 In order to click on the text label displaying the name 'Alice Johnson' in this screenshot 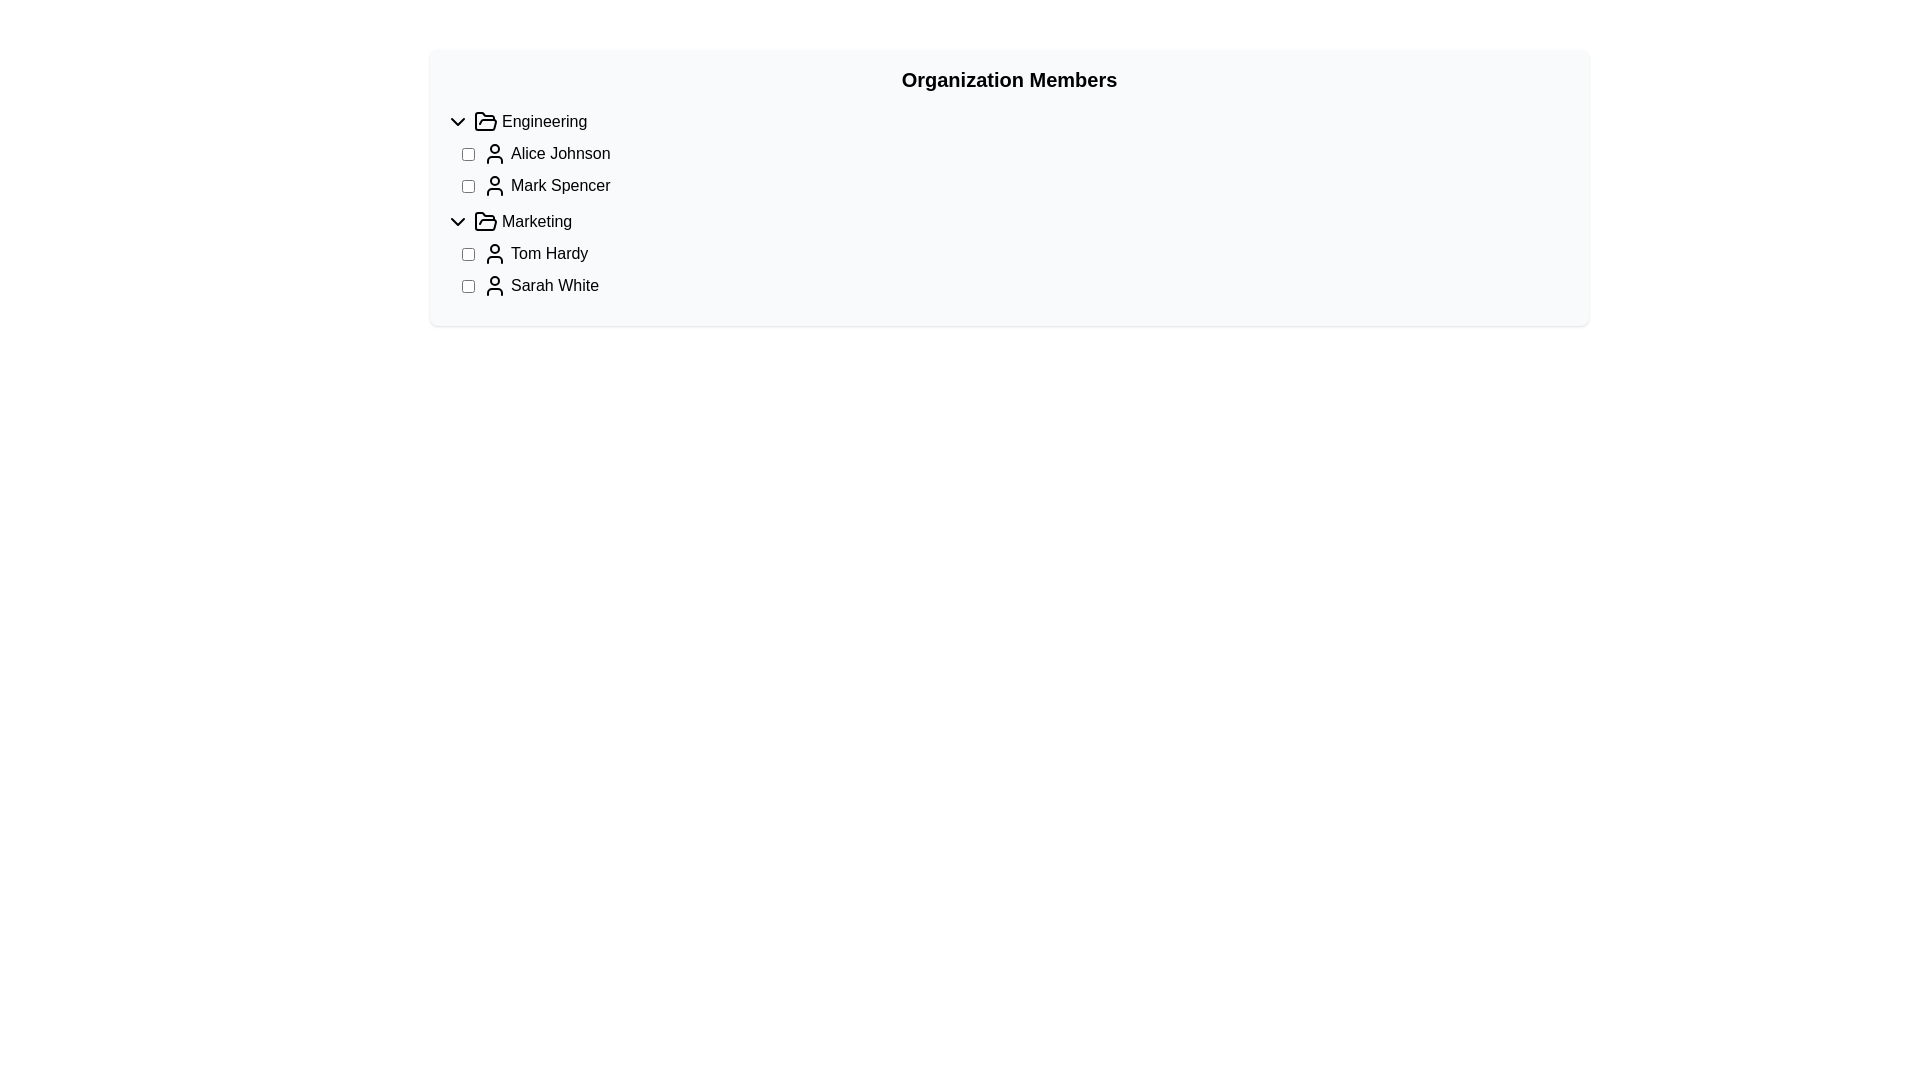, I will do `click(560, 153)`.